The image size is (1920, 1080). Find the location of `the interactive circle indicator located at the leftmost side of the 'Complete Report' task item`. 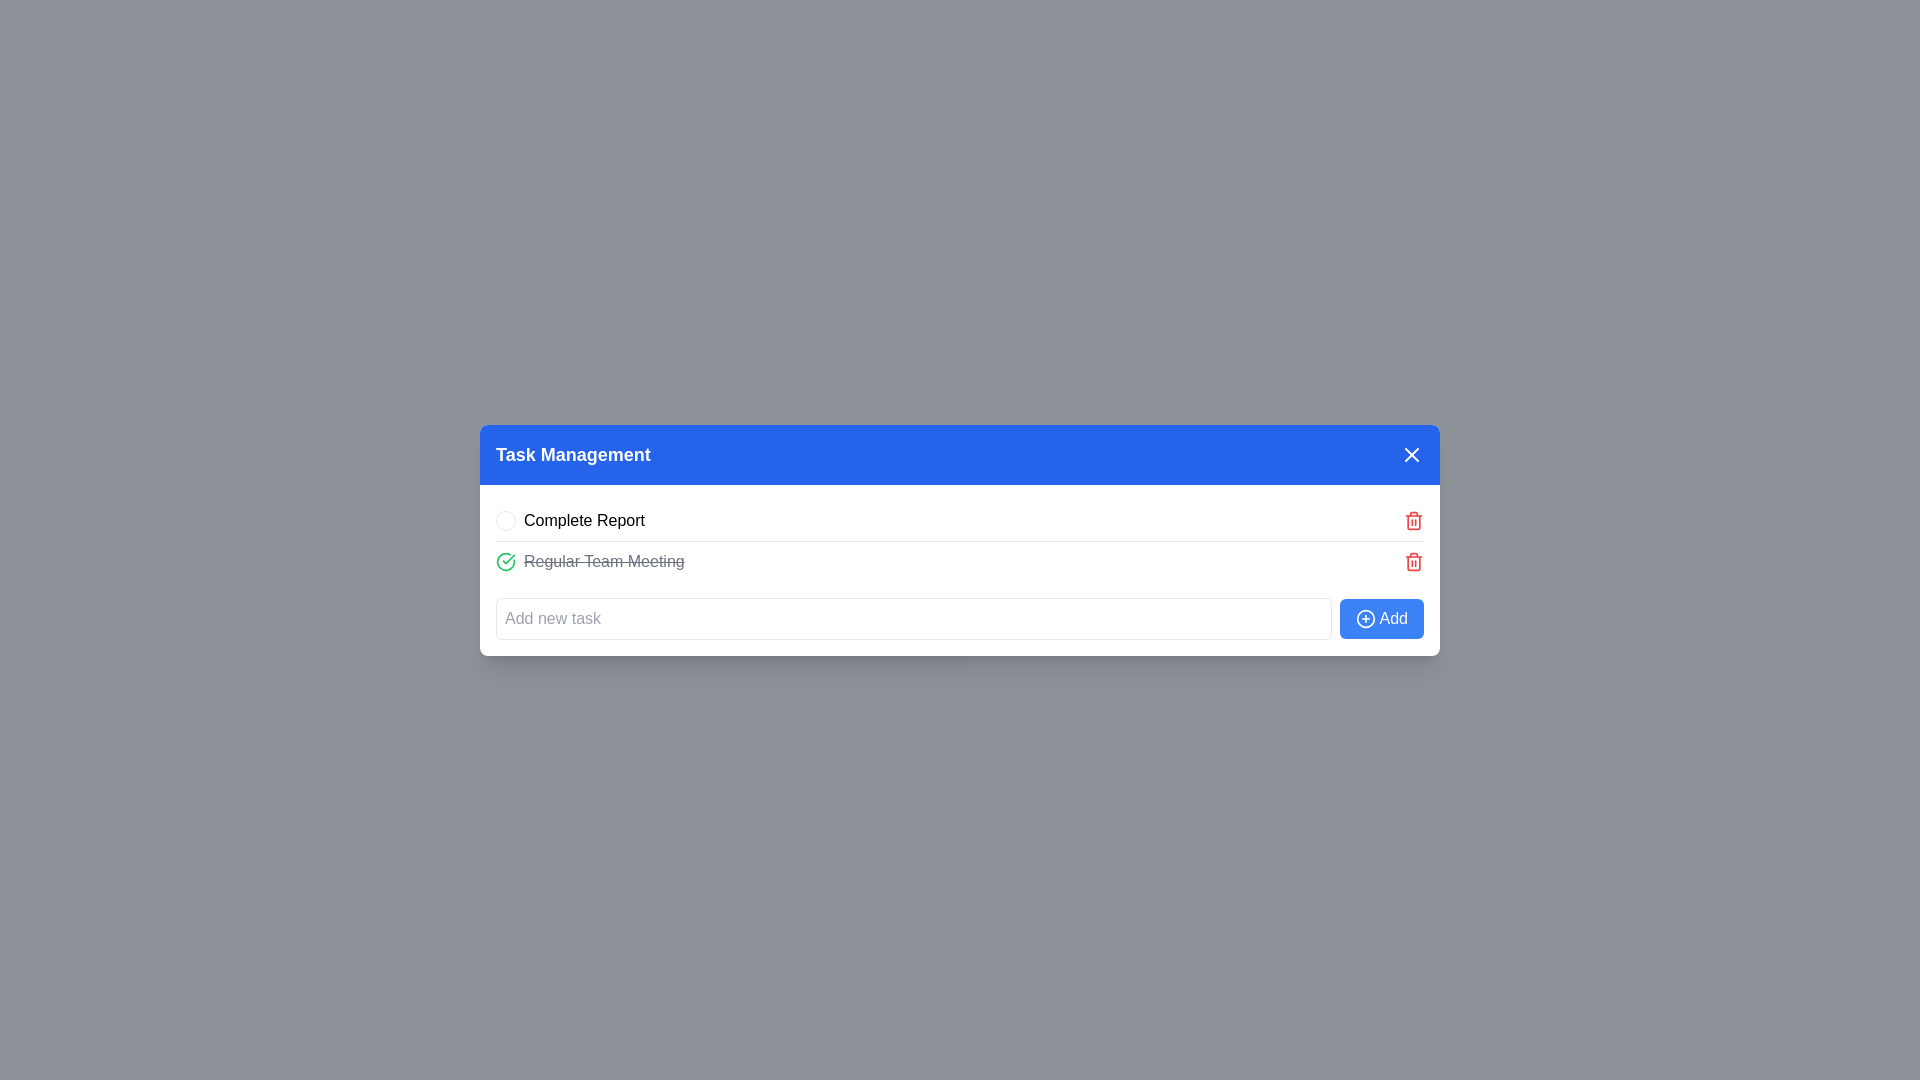

the interactive circle indicator located at the leftmost side of the 'Complete Report' task item is located at coordinates (505, 519).